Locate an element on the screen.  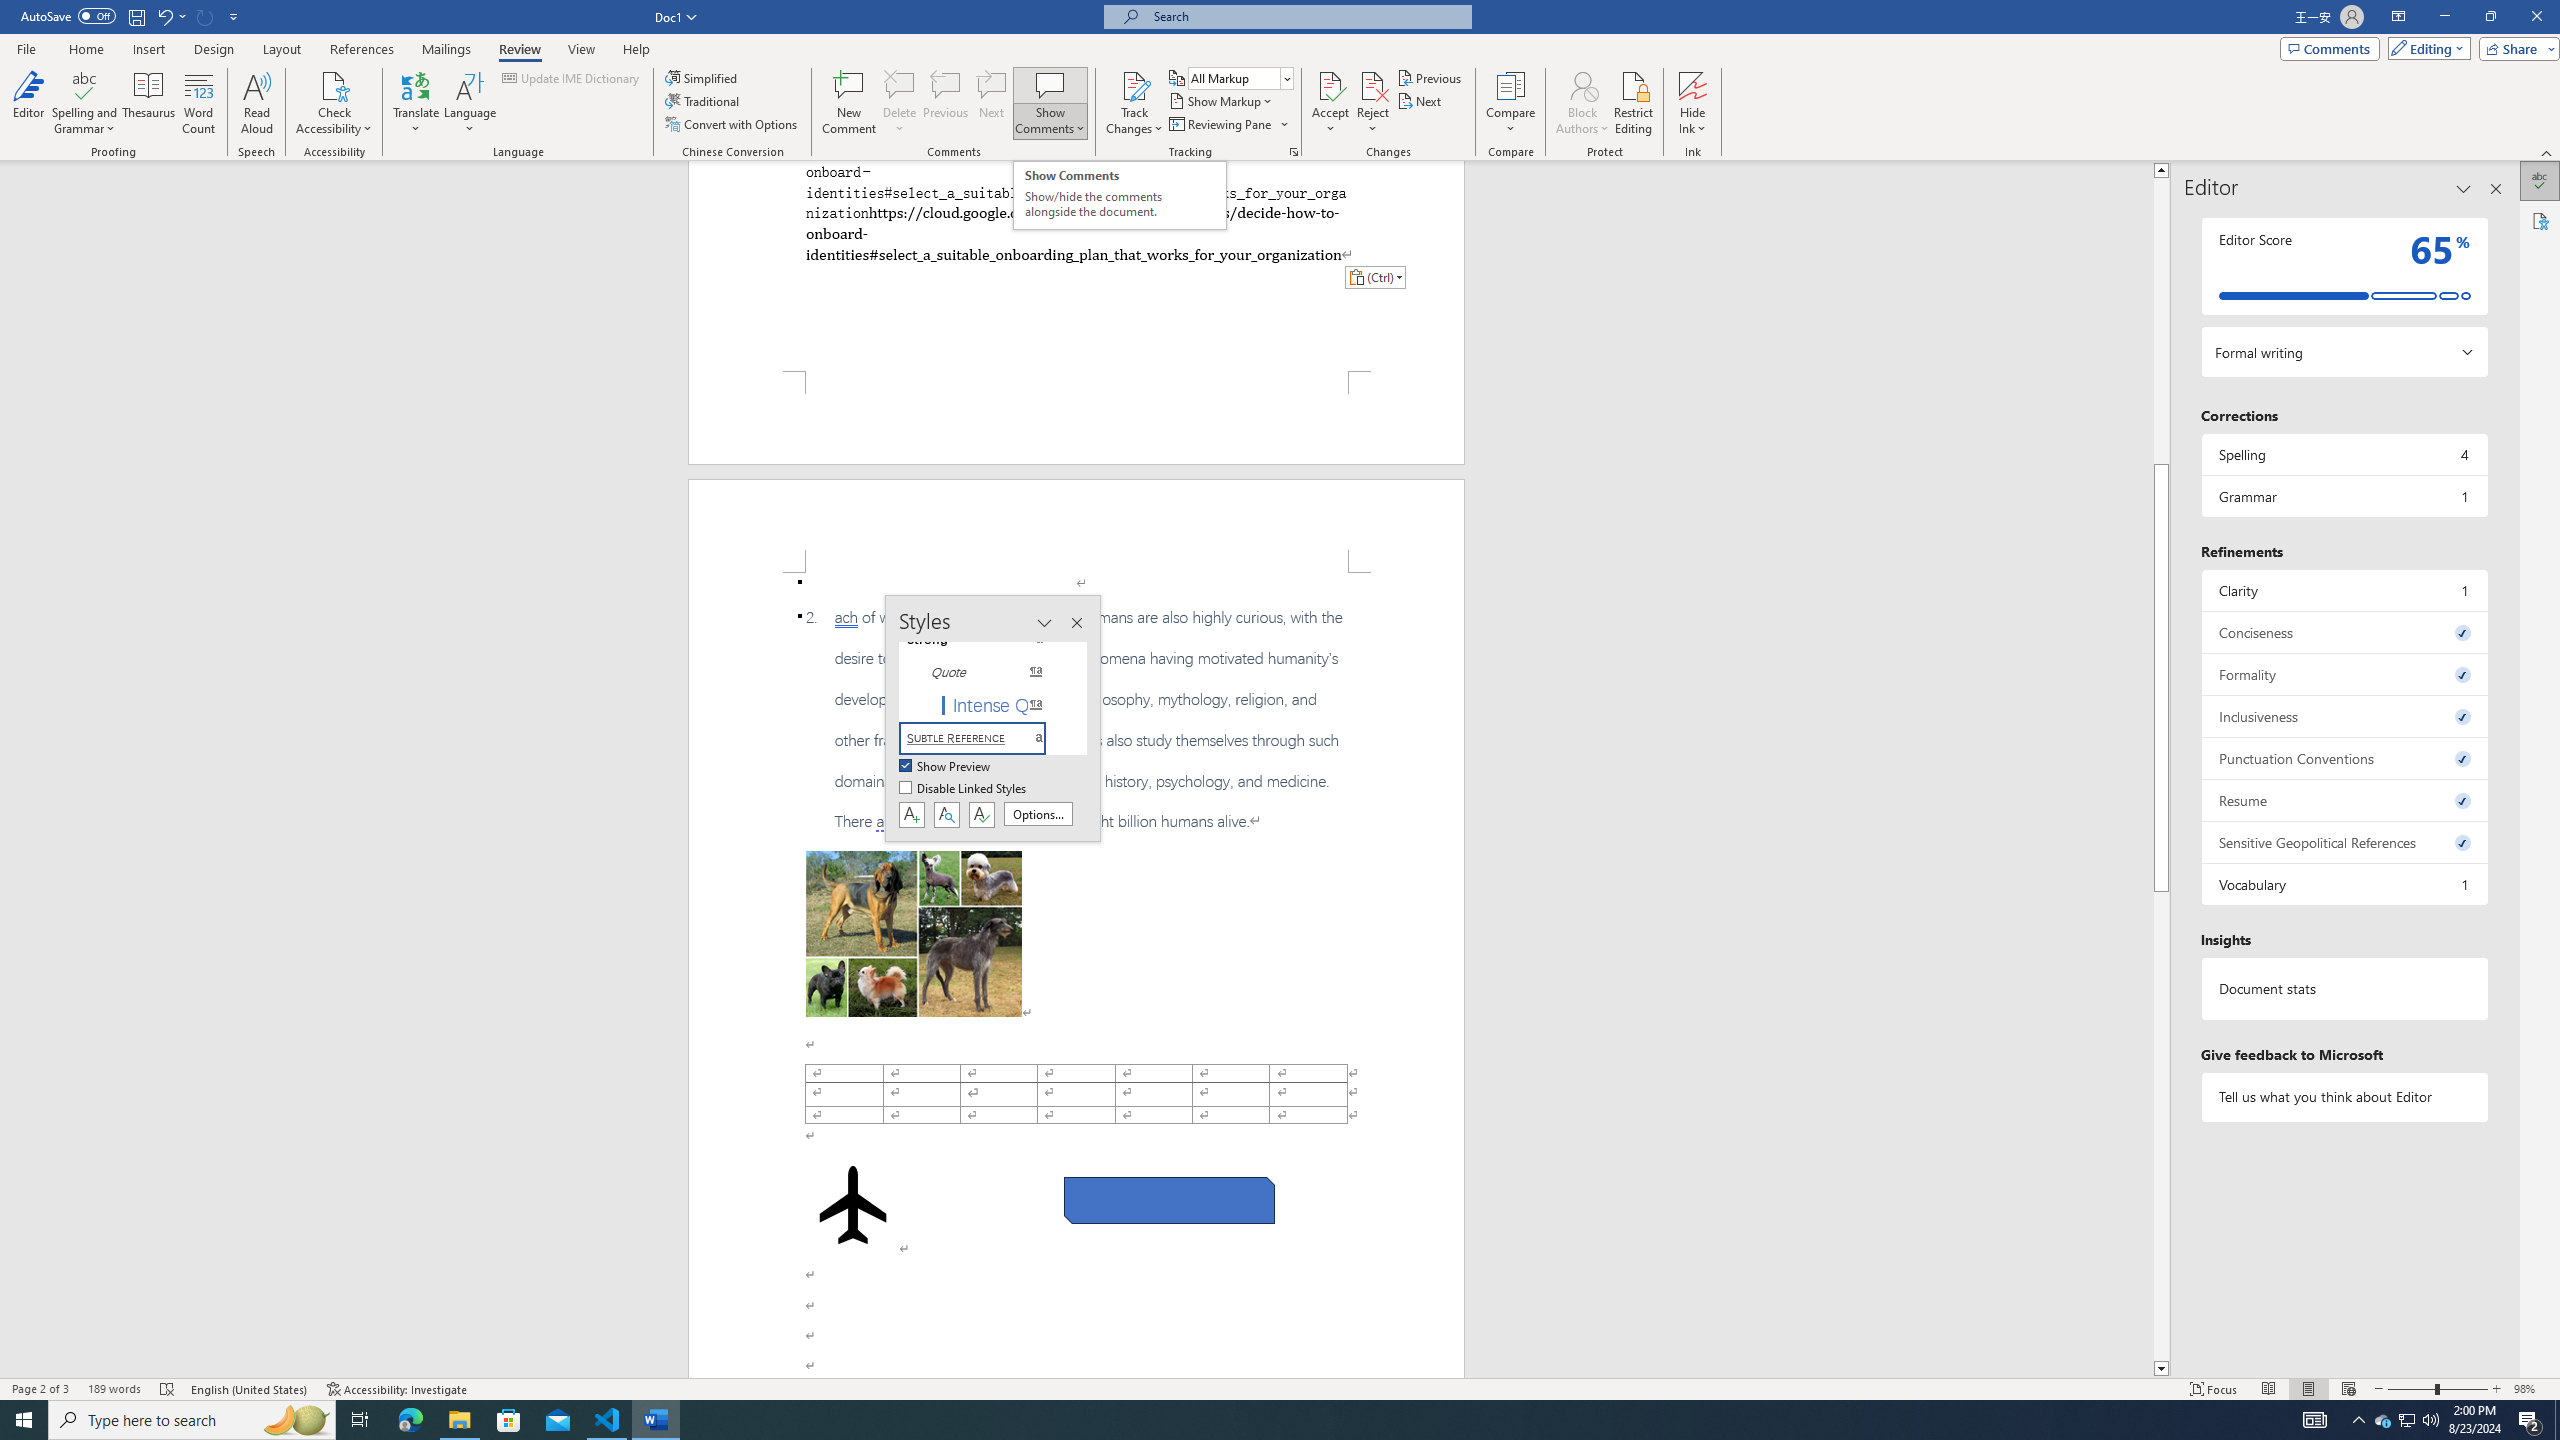
'Reject and Move to Next' is located at coordinates (1373, 84).